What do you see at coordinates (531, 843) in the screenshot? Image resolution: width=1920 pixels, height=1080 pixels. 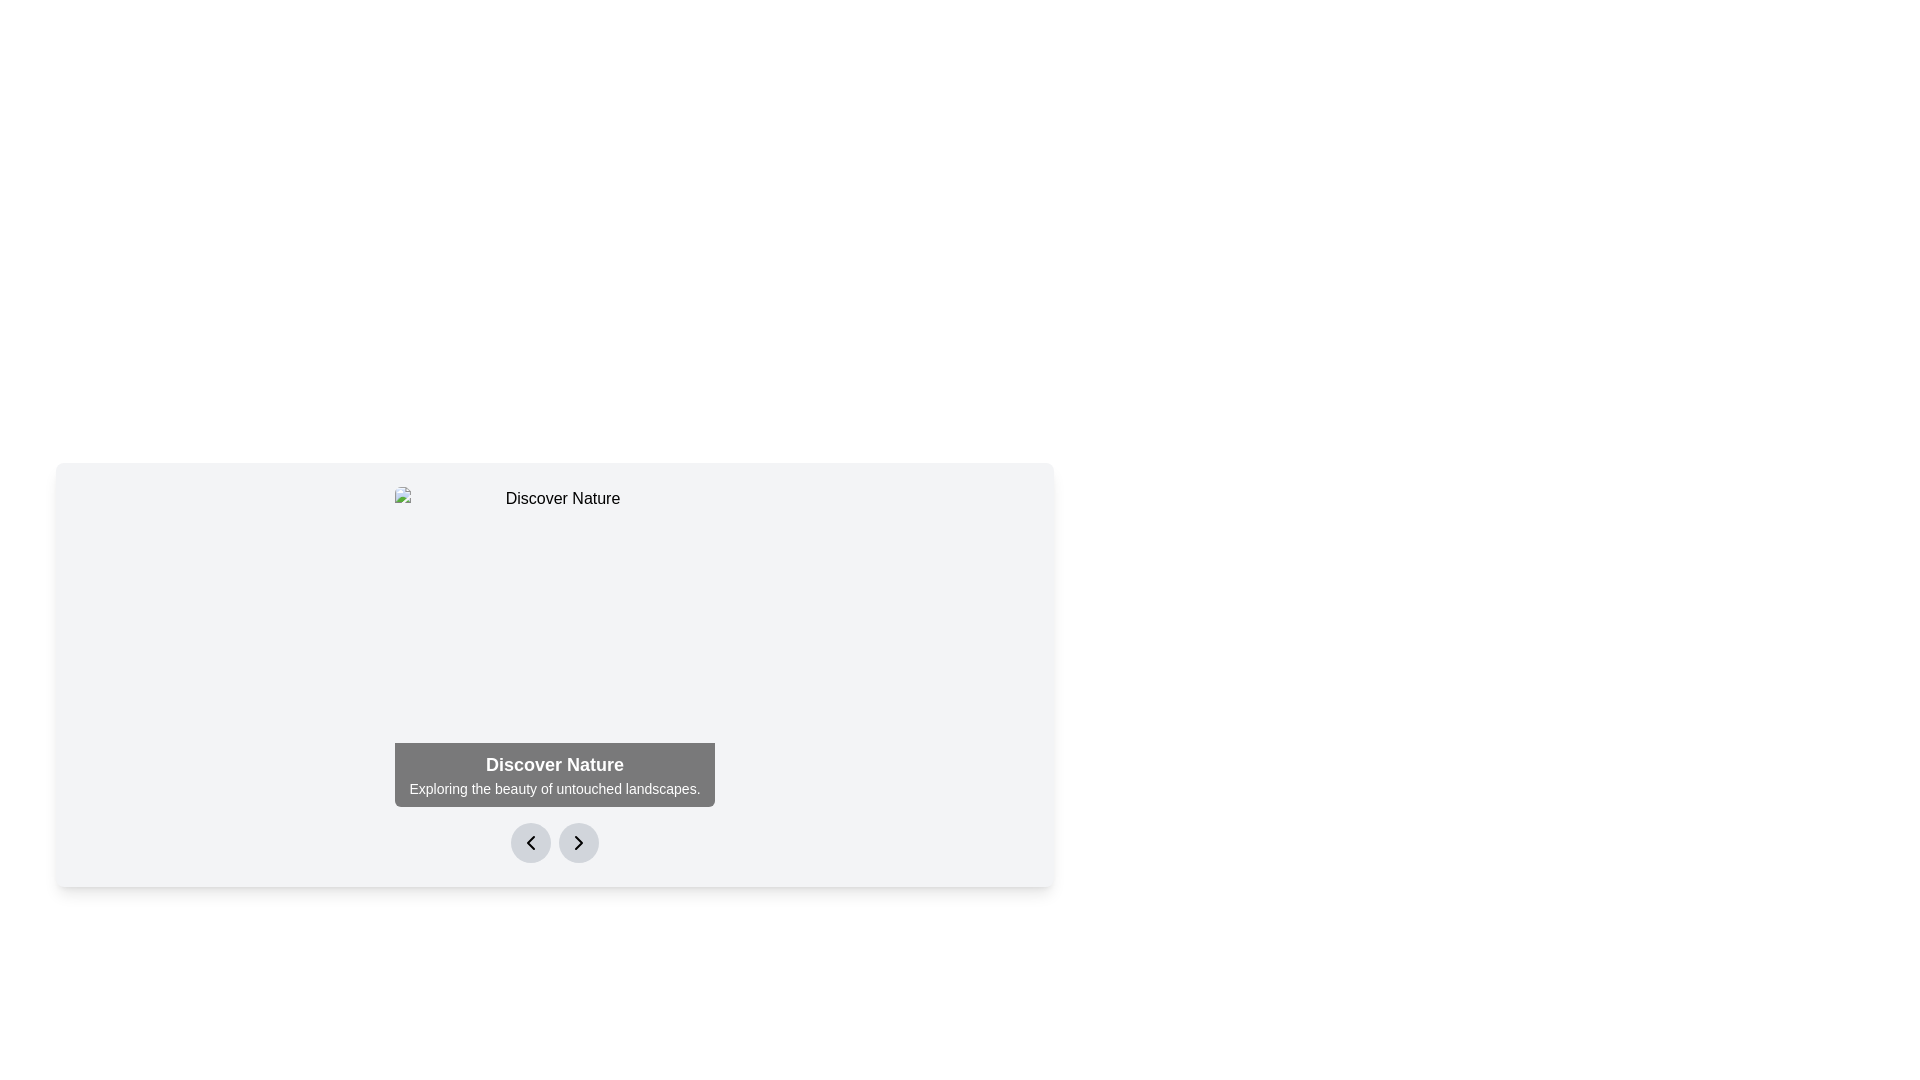 I see `the navigational control button containing the icon for moving to the previous item in the carousel, located near the bottom center of the interface` at bounding box center [531, 843].